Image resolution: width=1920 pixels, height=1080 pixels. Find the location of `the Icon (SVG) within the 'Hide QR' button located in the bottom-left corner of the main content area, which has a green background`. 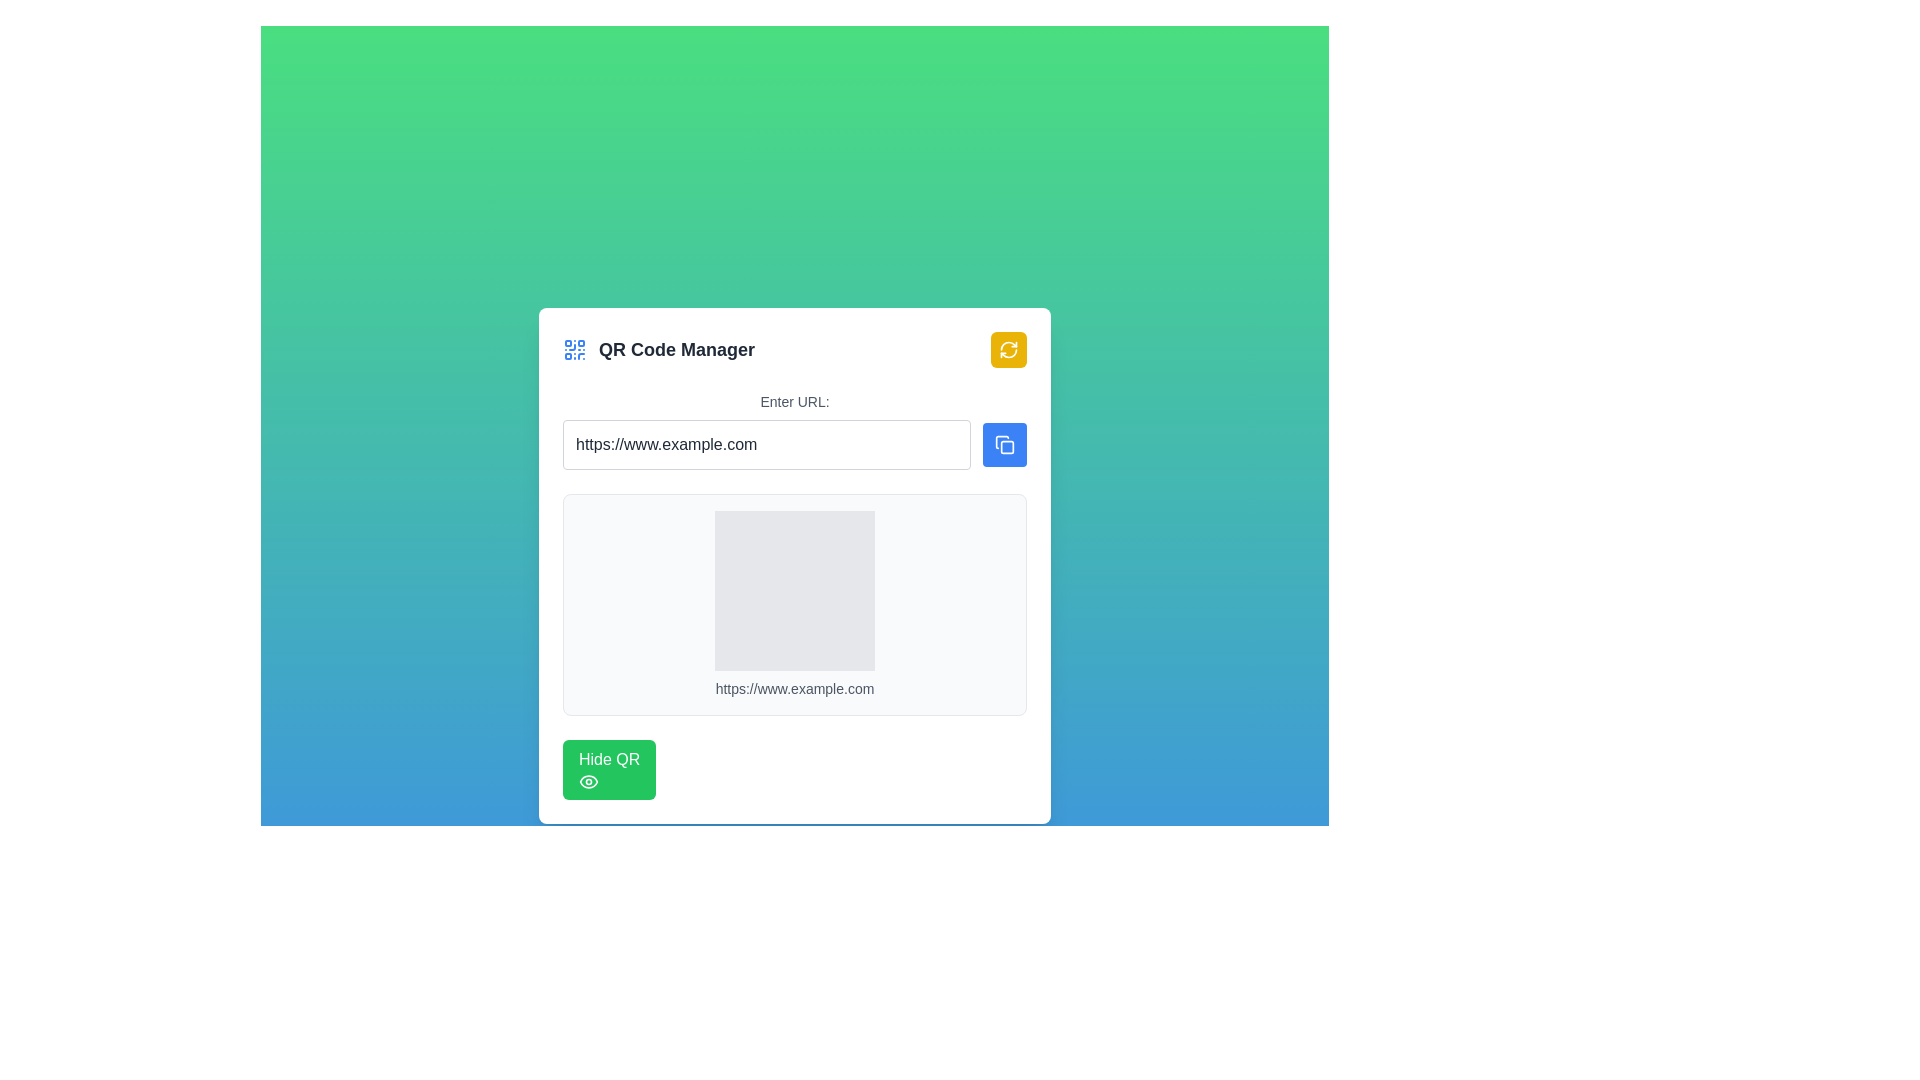

the Icon (SVG) within the 'Hide QR' button located in the bottom-left corner of the main content area, which has a green background is located at coordinates (588, 781).